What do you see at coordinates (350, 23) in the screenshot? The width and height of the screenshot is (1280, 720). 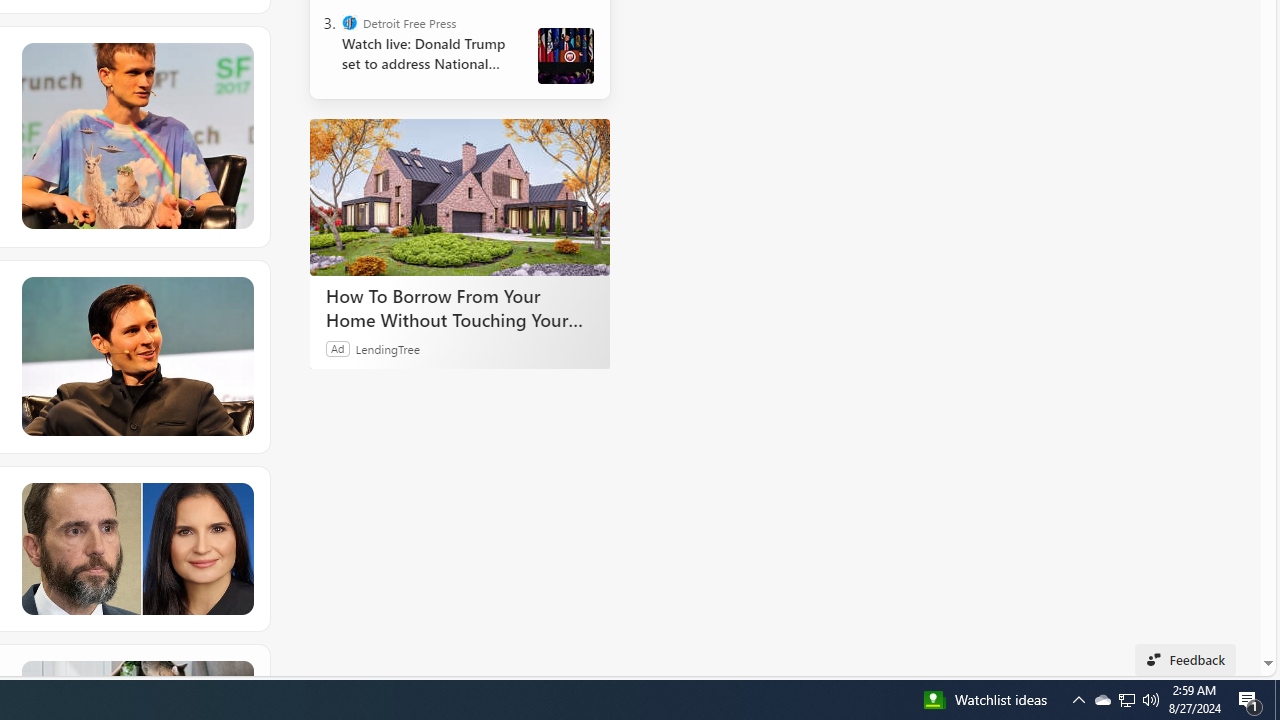 I see `'Detroit Free Press'` at bounding box center [350, 23].